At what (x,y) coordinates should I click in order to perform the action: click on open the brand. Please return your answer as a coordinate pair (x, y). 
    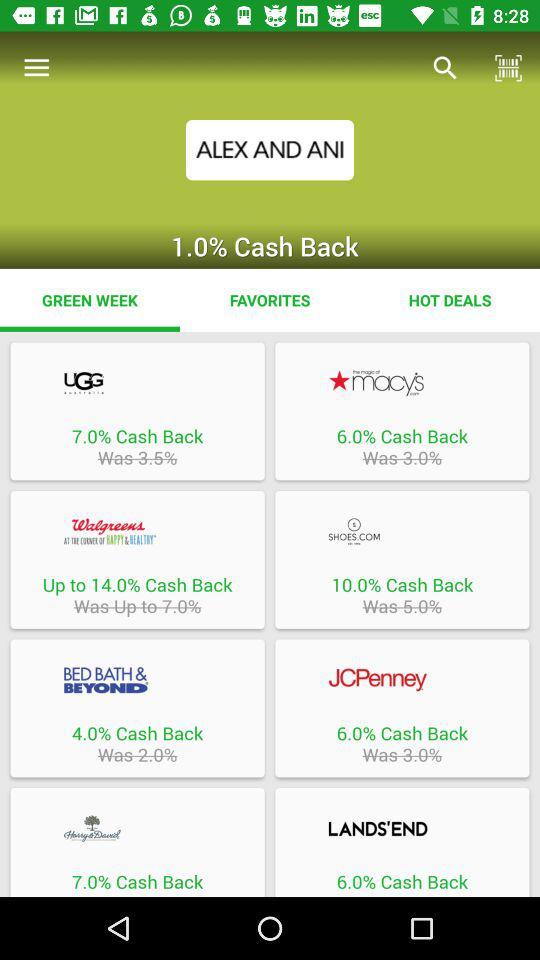
    Looking at the image, I should click on (136, 828).